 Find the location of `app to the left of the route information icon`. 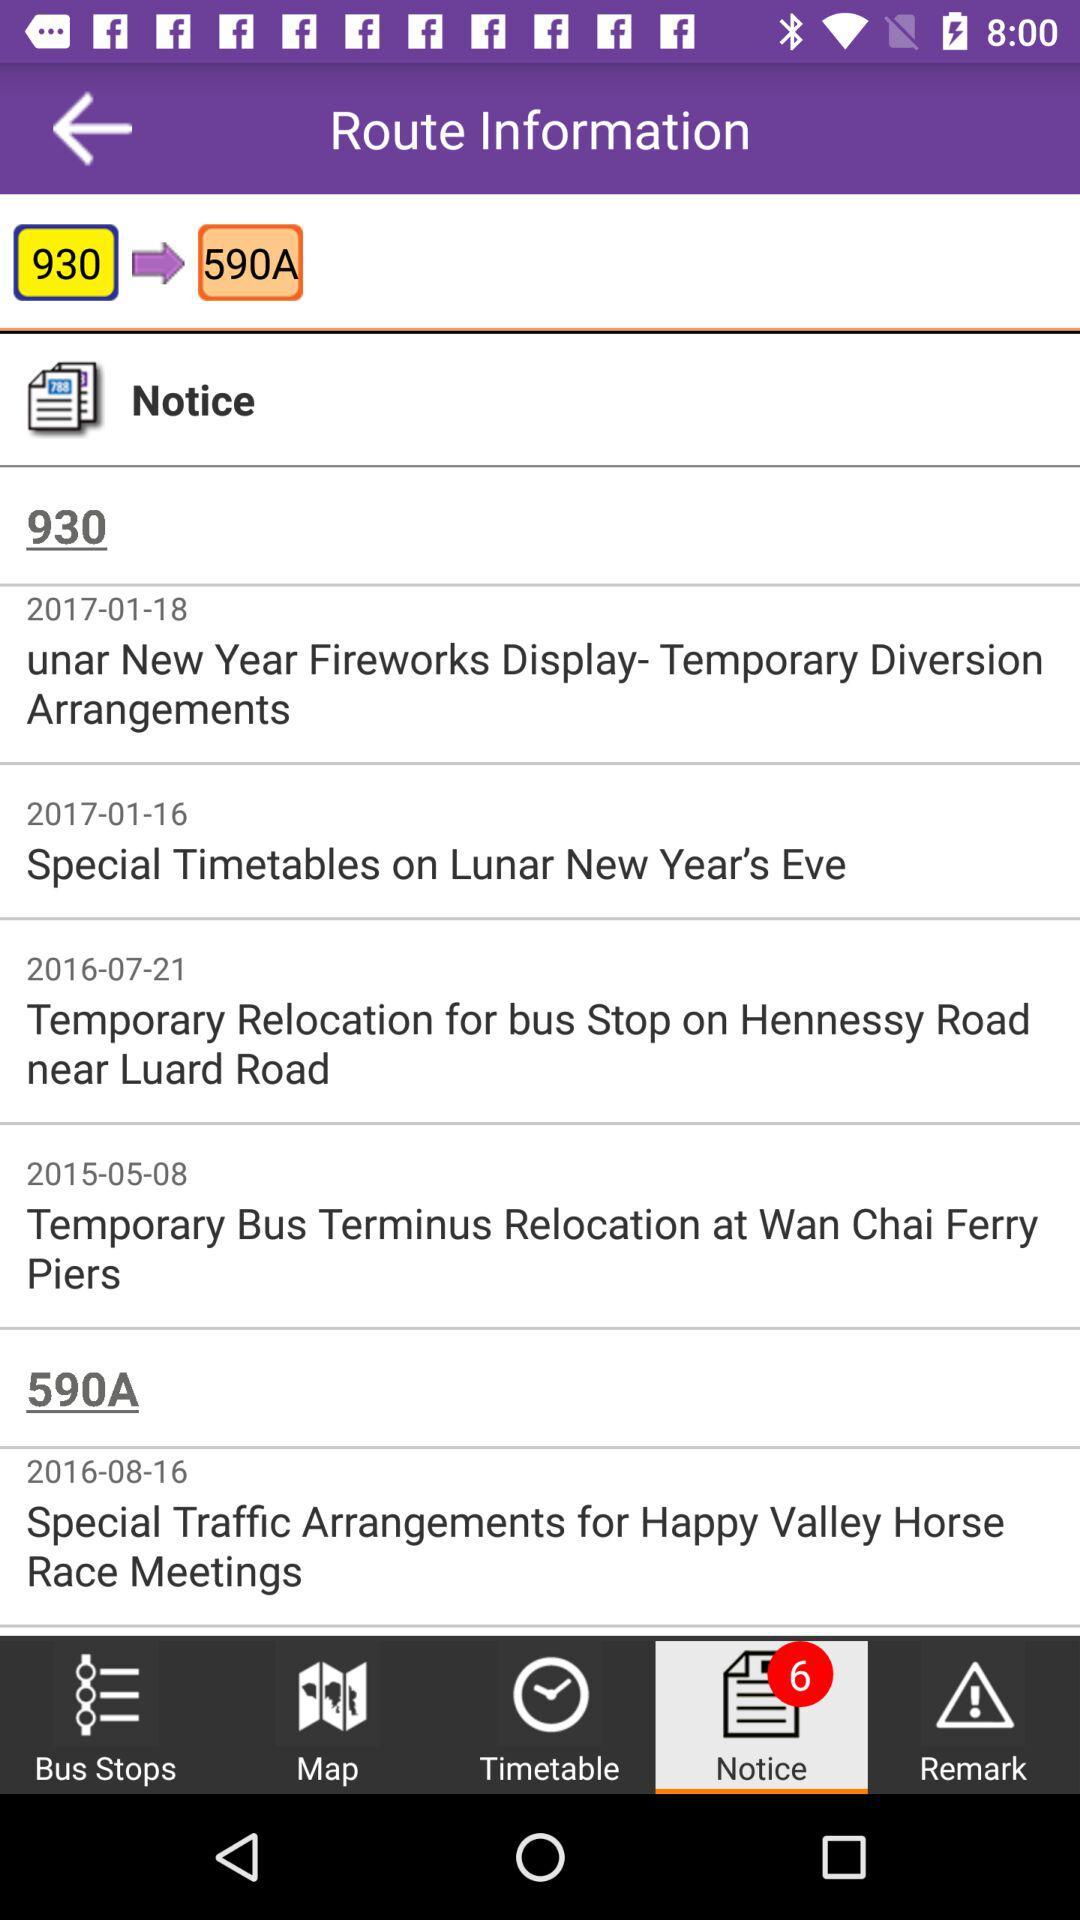

app to the left of the route information icon is located at coordinates (92, 127).